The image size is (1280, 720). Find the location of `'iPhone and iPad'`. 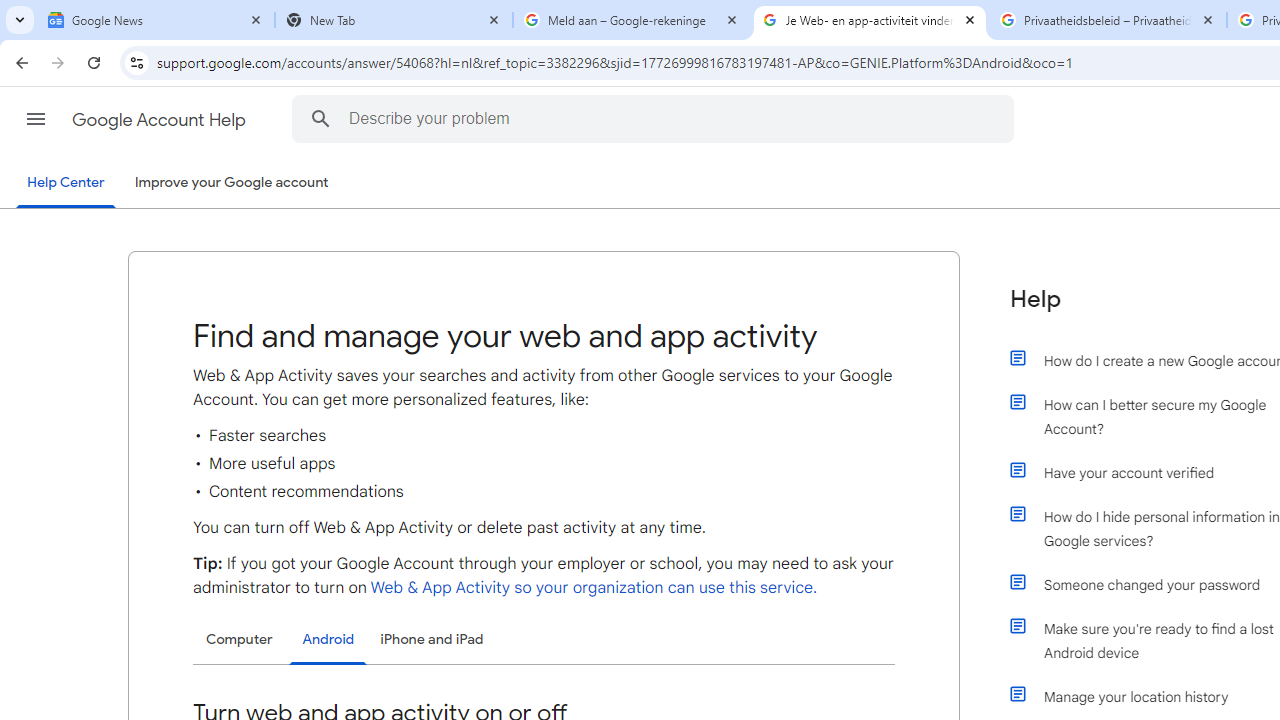

'iPhone and iPad' is located at coordinates (431, 639).